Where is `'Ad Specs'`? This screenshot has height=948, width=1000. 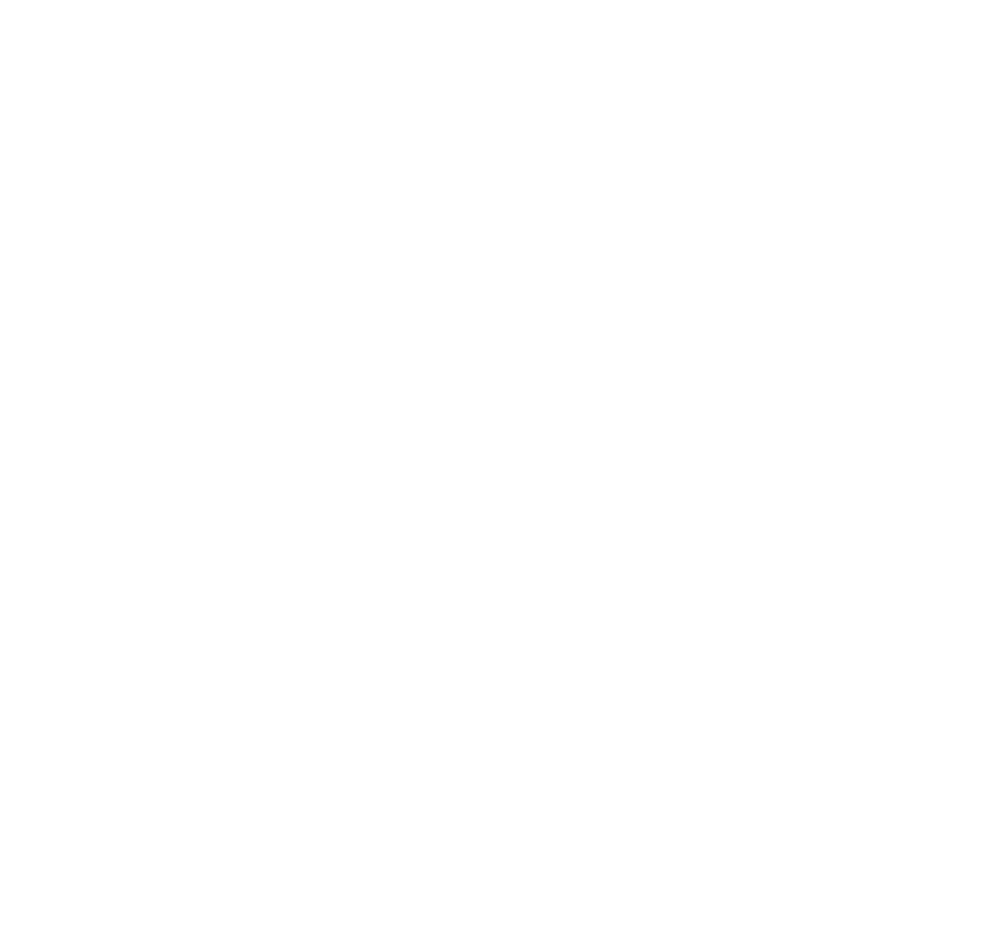 'Ad Specs' is located at coordinates (443, 811).